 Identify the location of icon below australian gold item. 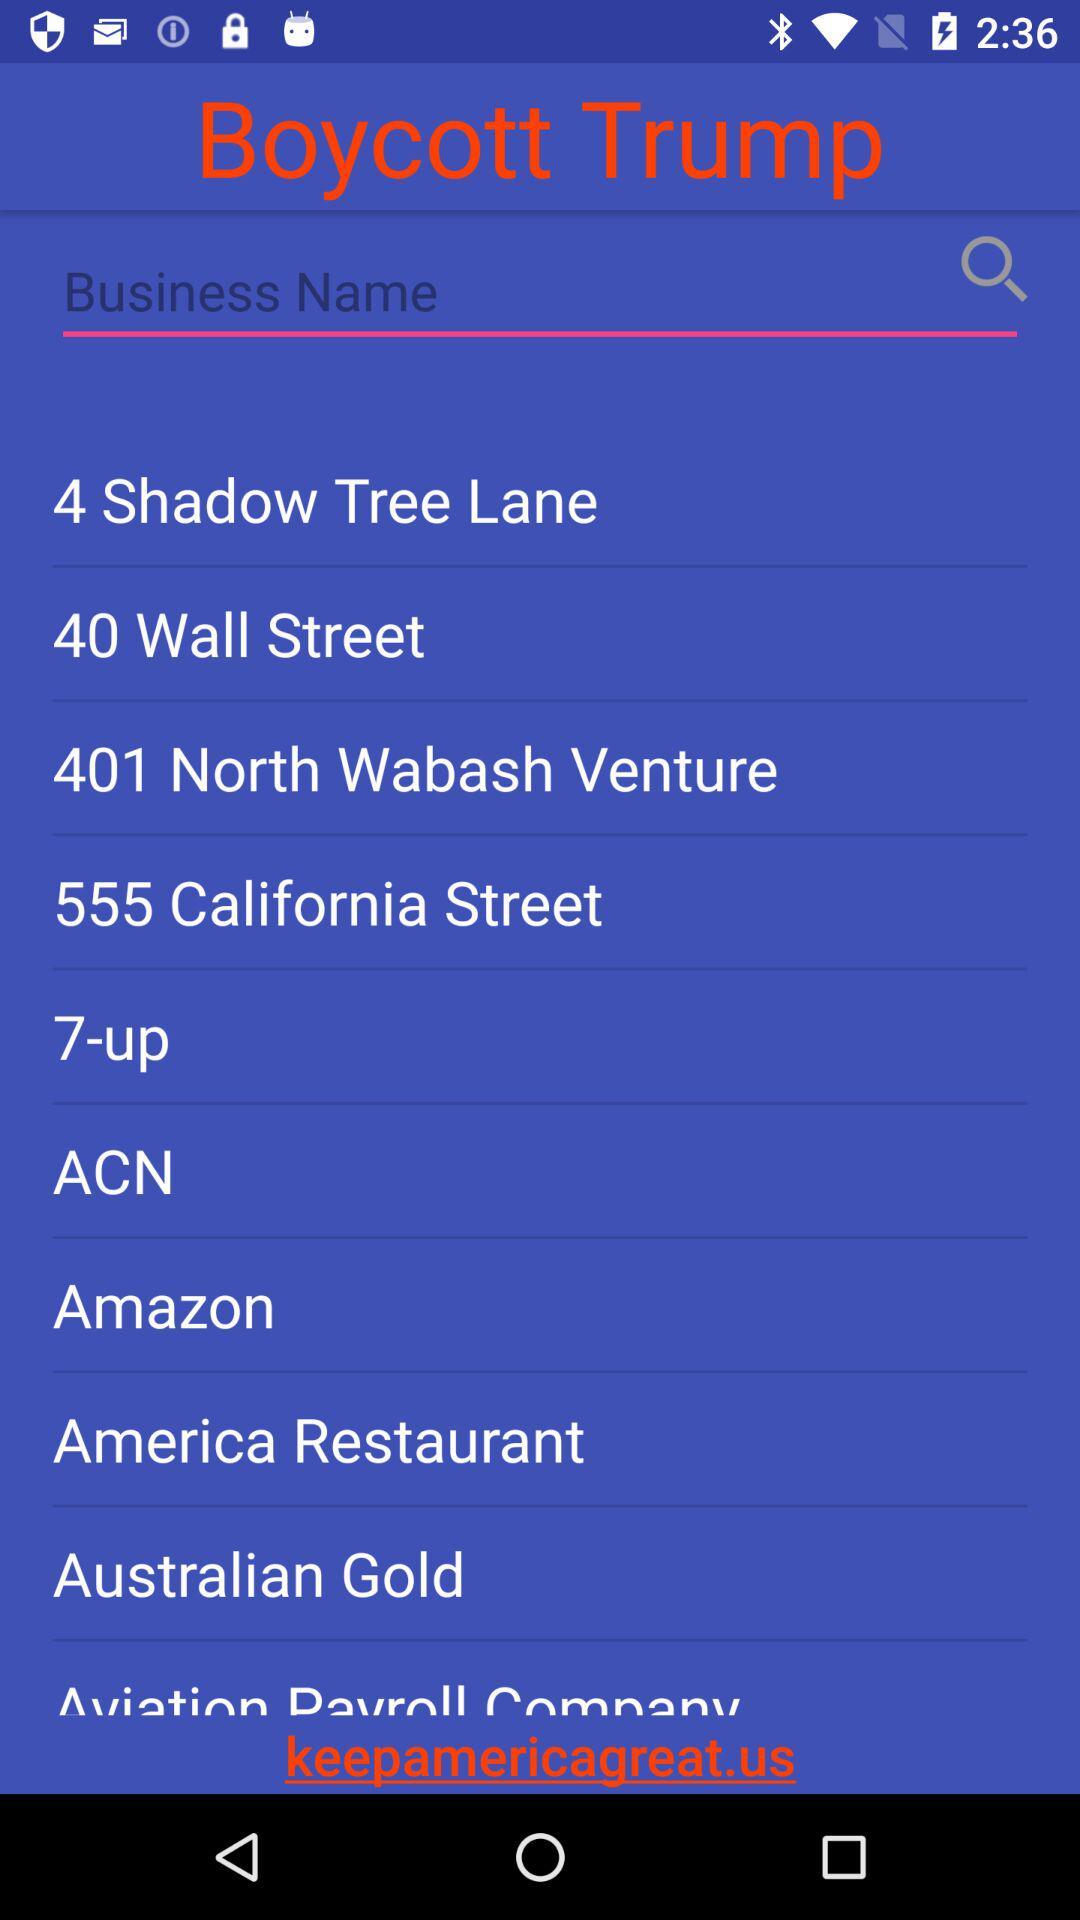
(540, 1678).